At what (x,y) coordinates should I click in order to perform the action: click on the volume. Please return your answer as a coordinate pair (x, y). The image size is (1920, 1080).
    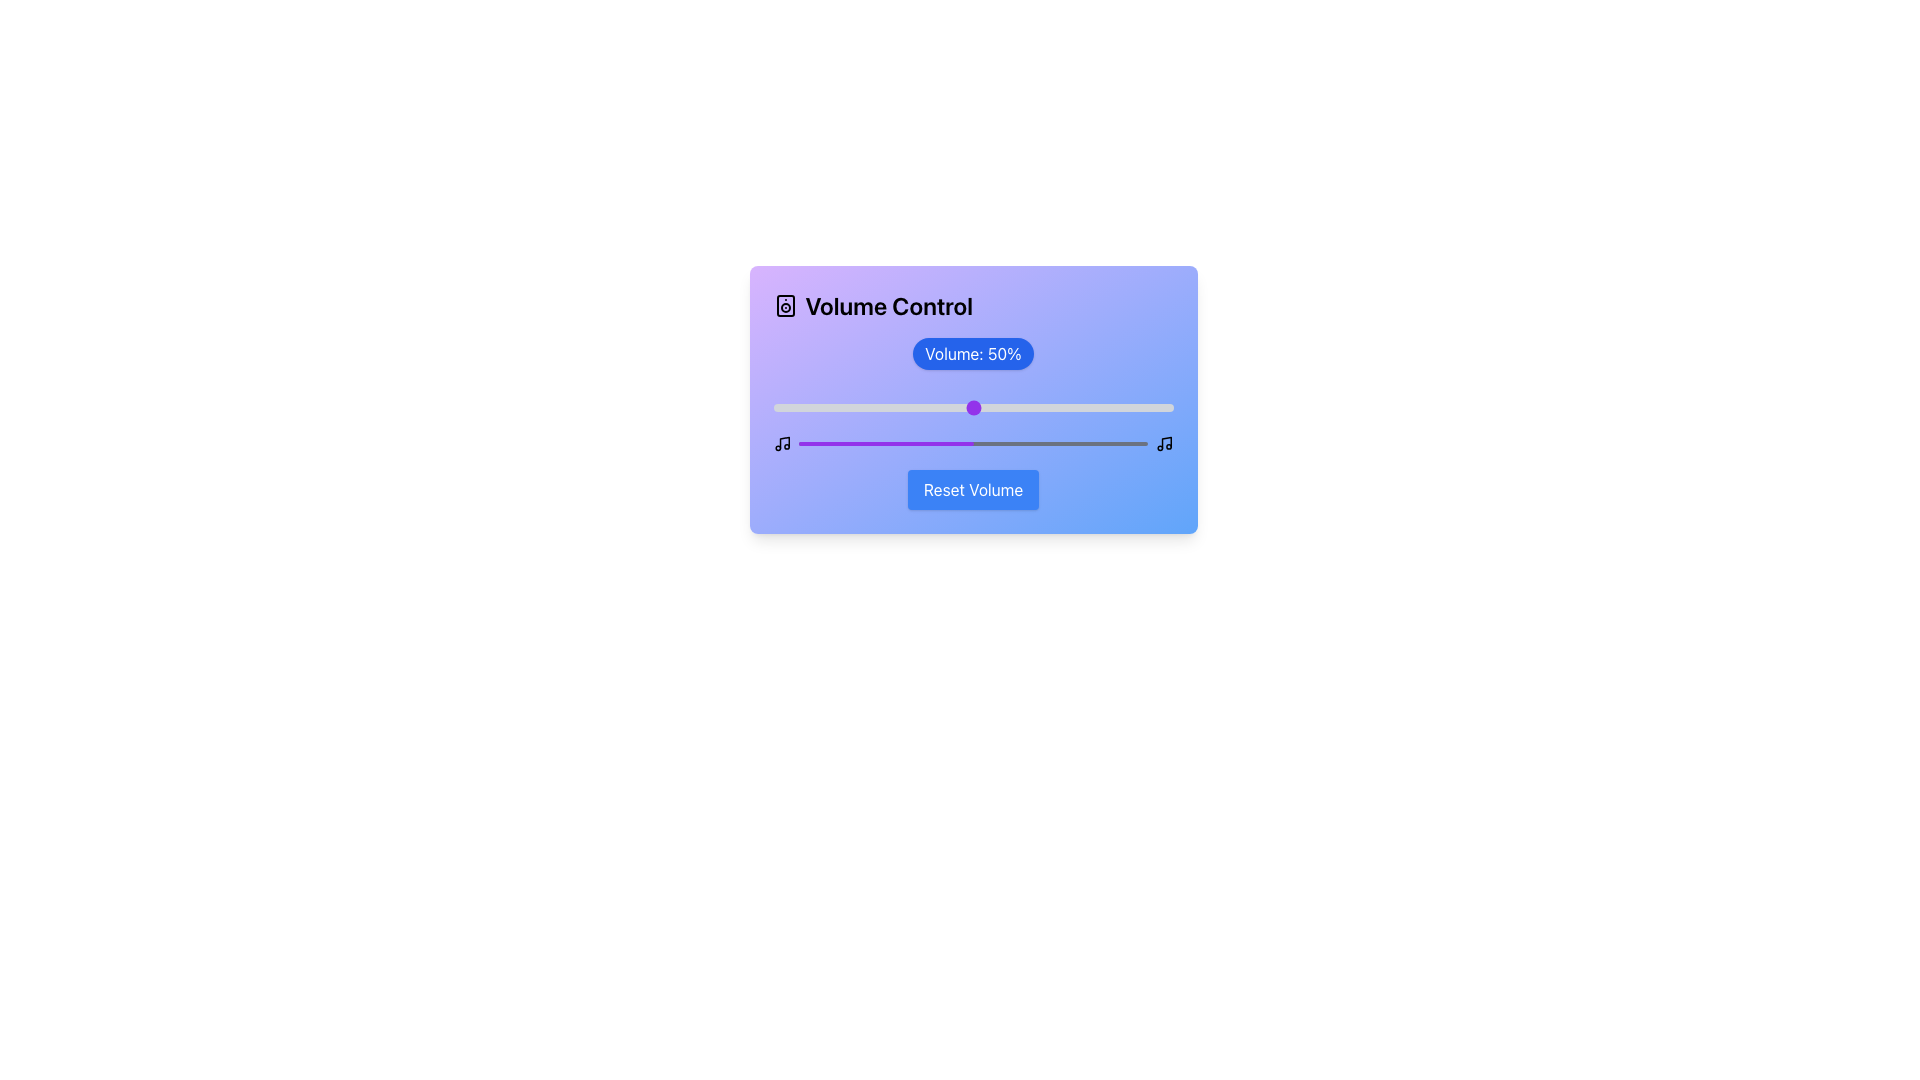
    Looking at the image, I should click on (858, 442).